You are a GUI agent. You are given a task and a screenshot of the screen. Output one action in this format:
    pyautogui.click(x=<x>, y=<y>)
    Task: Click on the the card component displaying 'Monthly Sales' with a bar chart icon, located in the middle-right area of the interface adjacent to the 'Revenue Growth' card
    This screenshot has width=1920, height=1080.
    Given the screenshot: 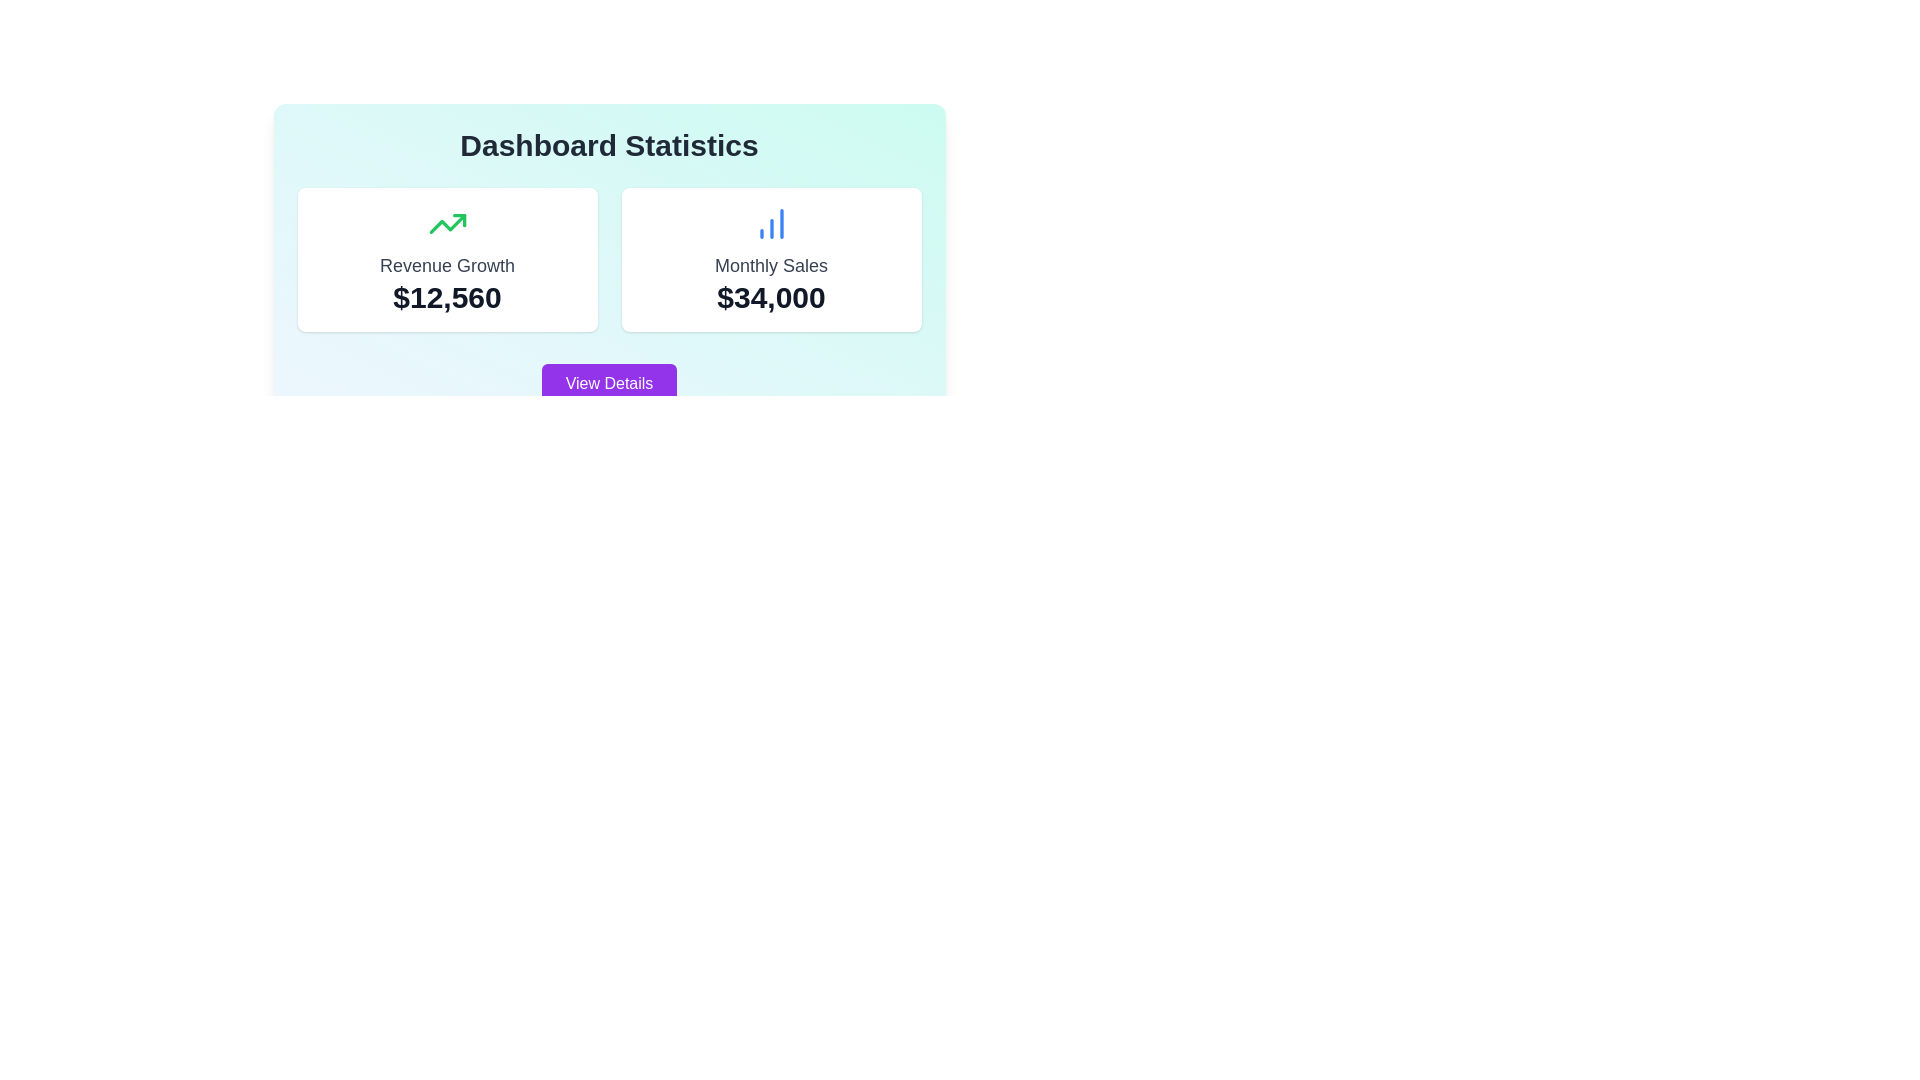 What is the action you would take?
    pyautogui.click(x=770, y=258)
    